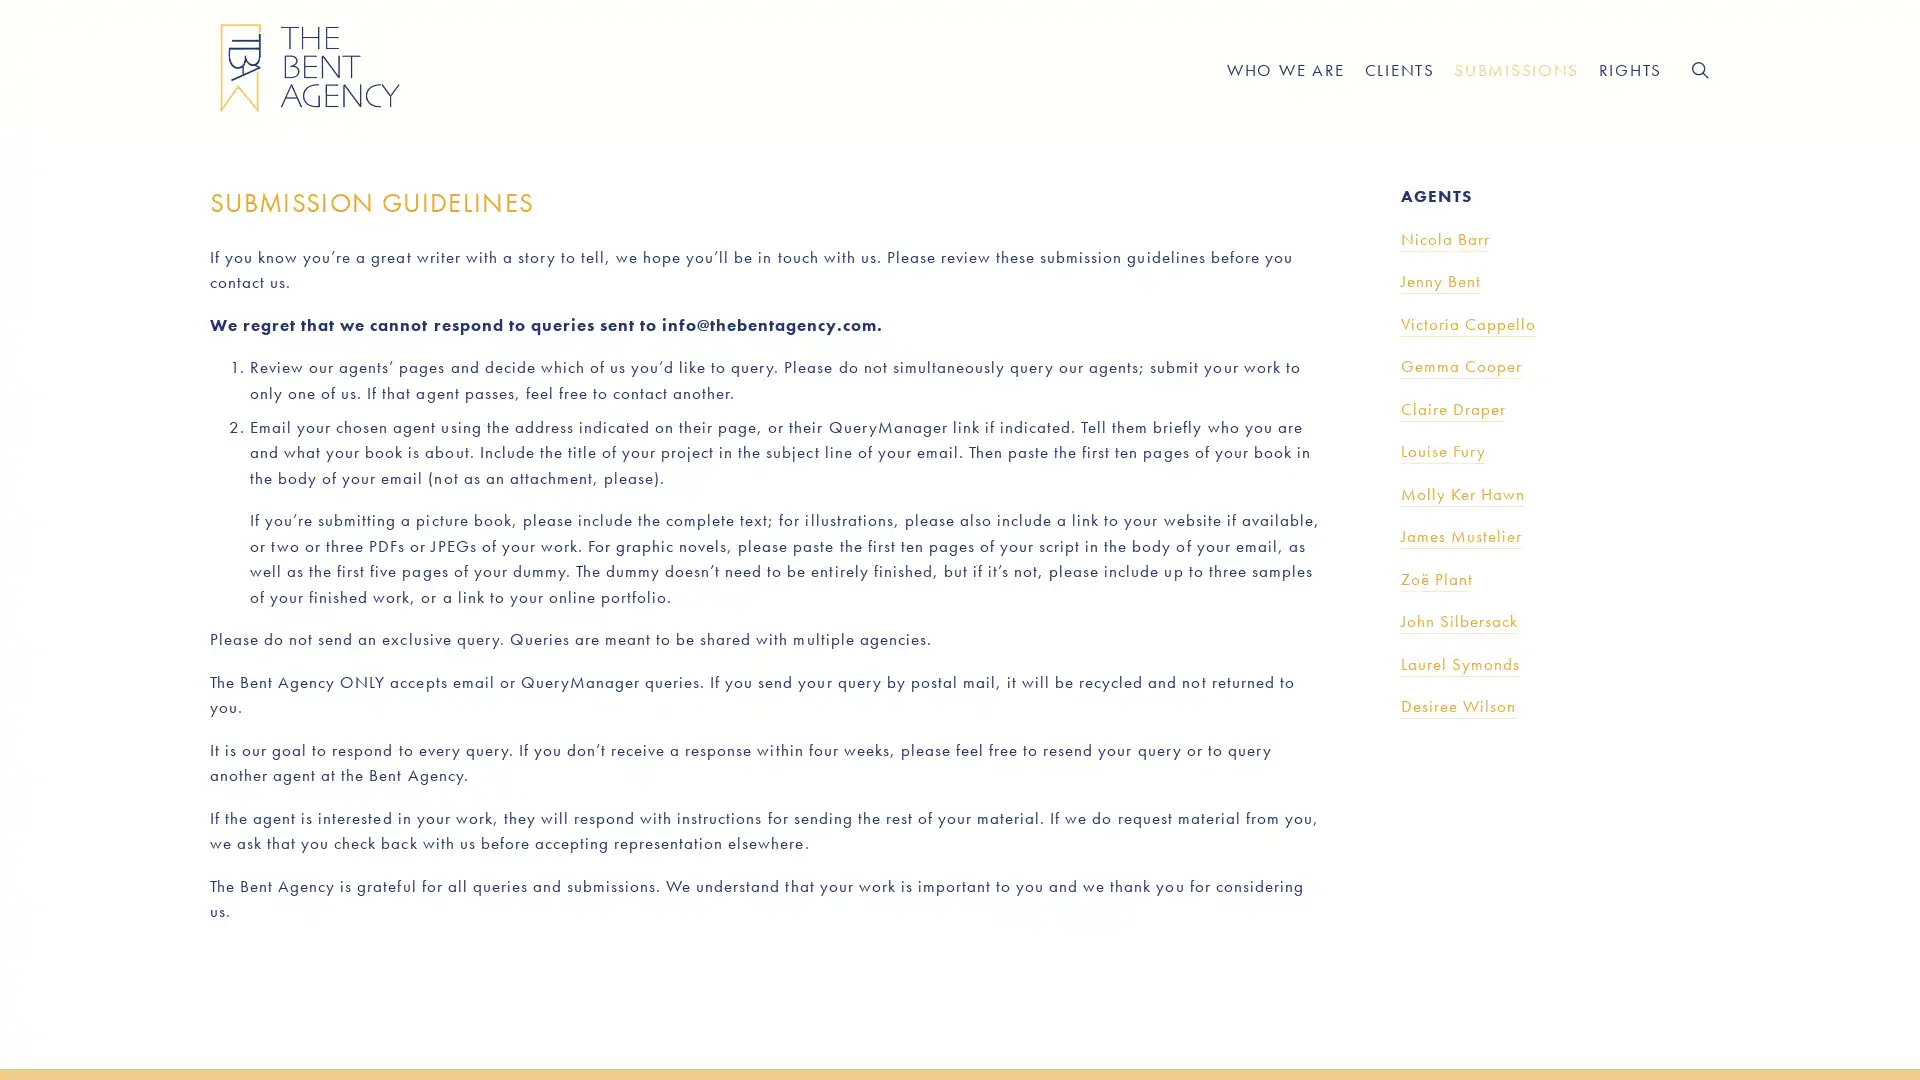 Image resolution: width=1920 pixels, height=1080 pixels. Describe the element at coordinates (1698, 68) in the screenshot. I see `Search` at that location.